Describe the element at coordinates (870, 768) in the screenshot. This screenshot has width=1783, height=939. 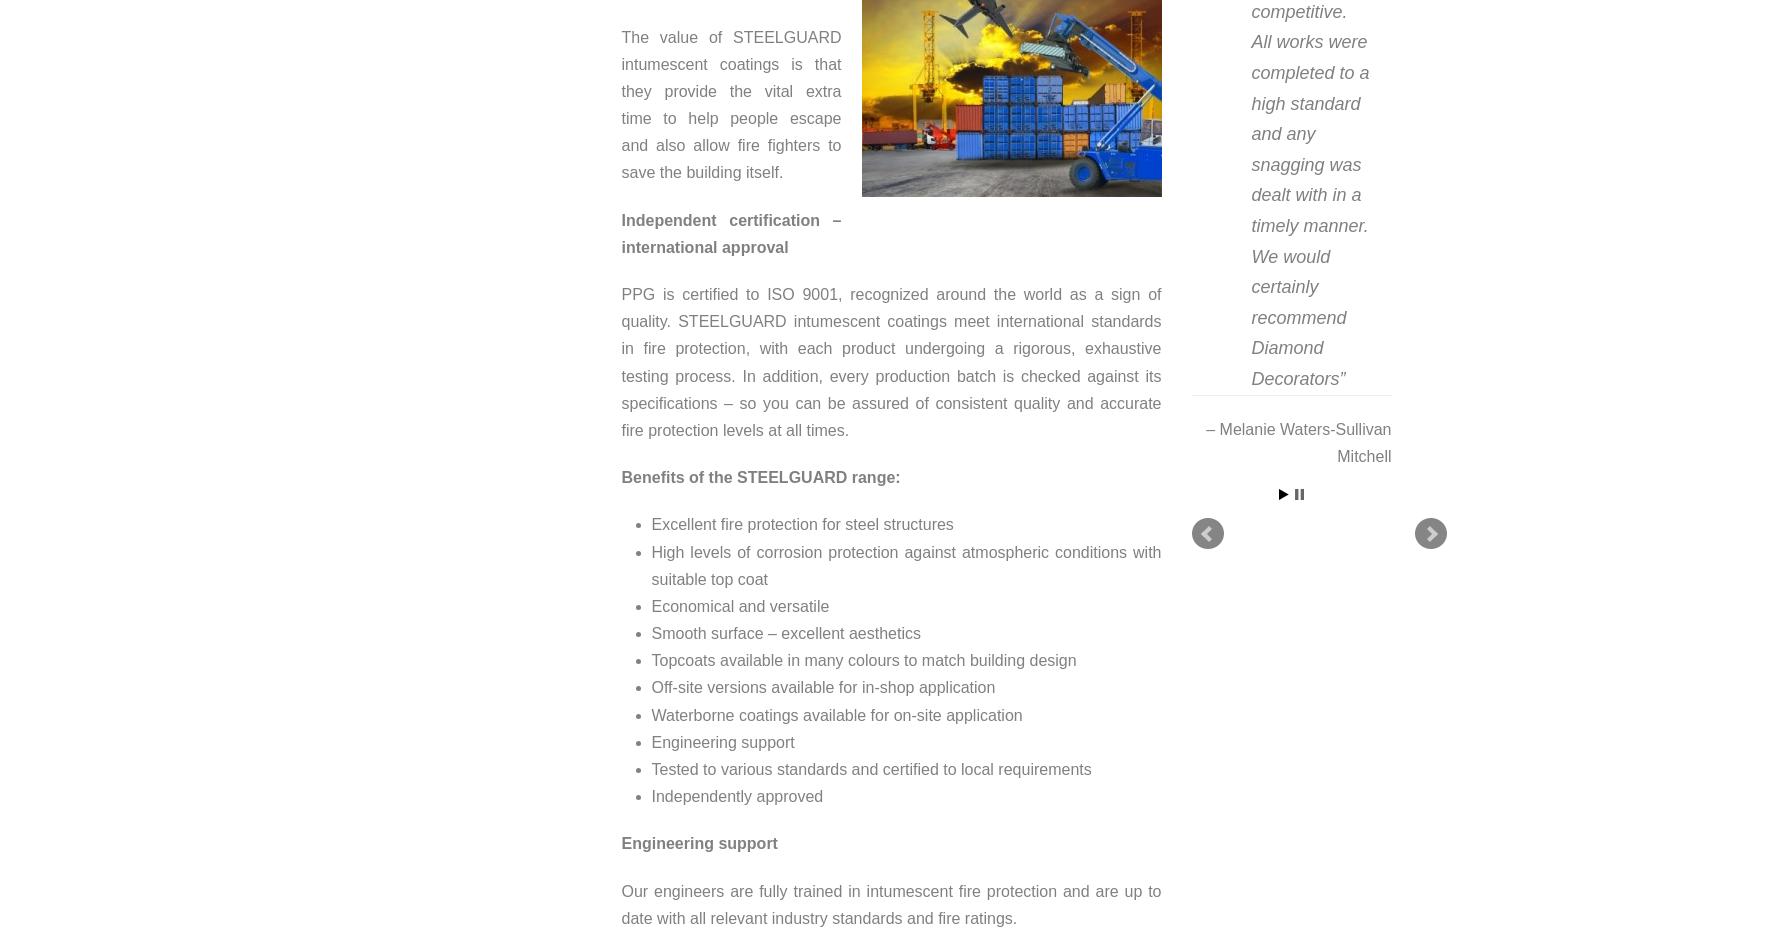
I see `'Tested to various standards and certified to local requirements'` at that location.